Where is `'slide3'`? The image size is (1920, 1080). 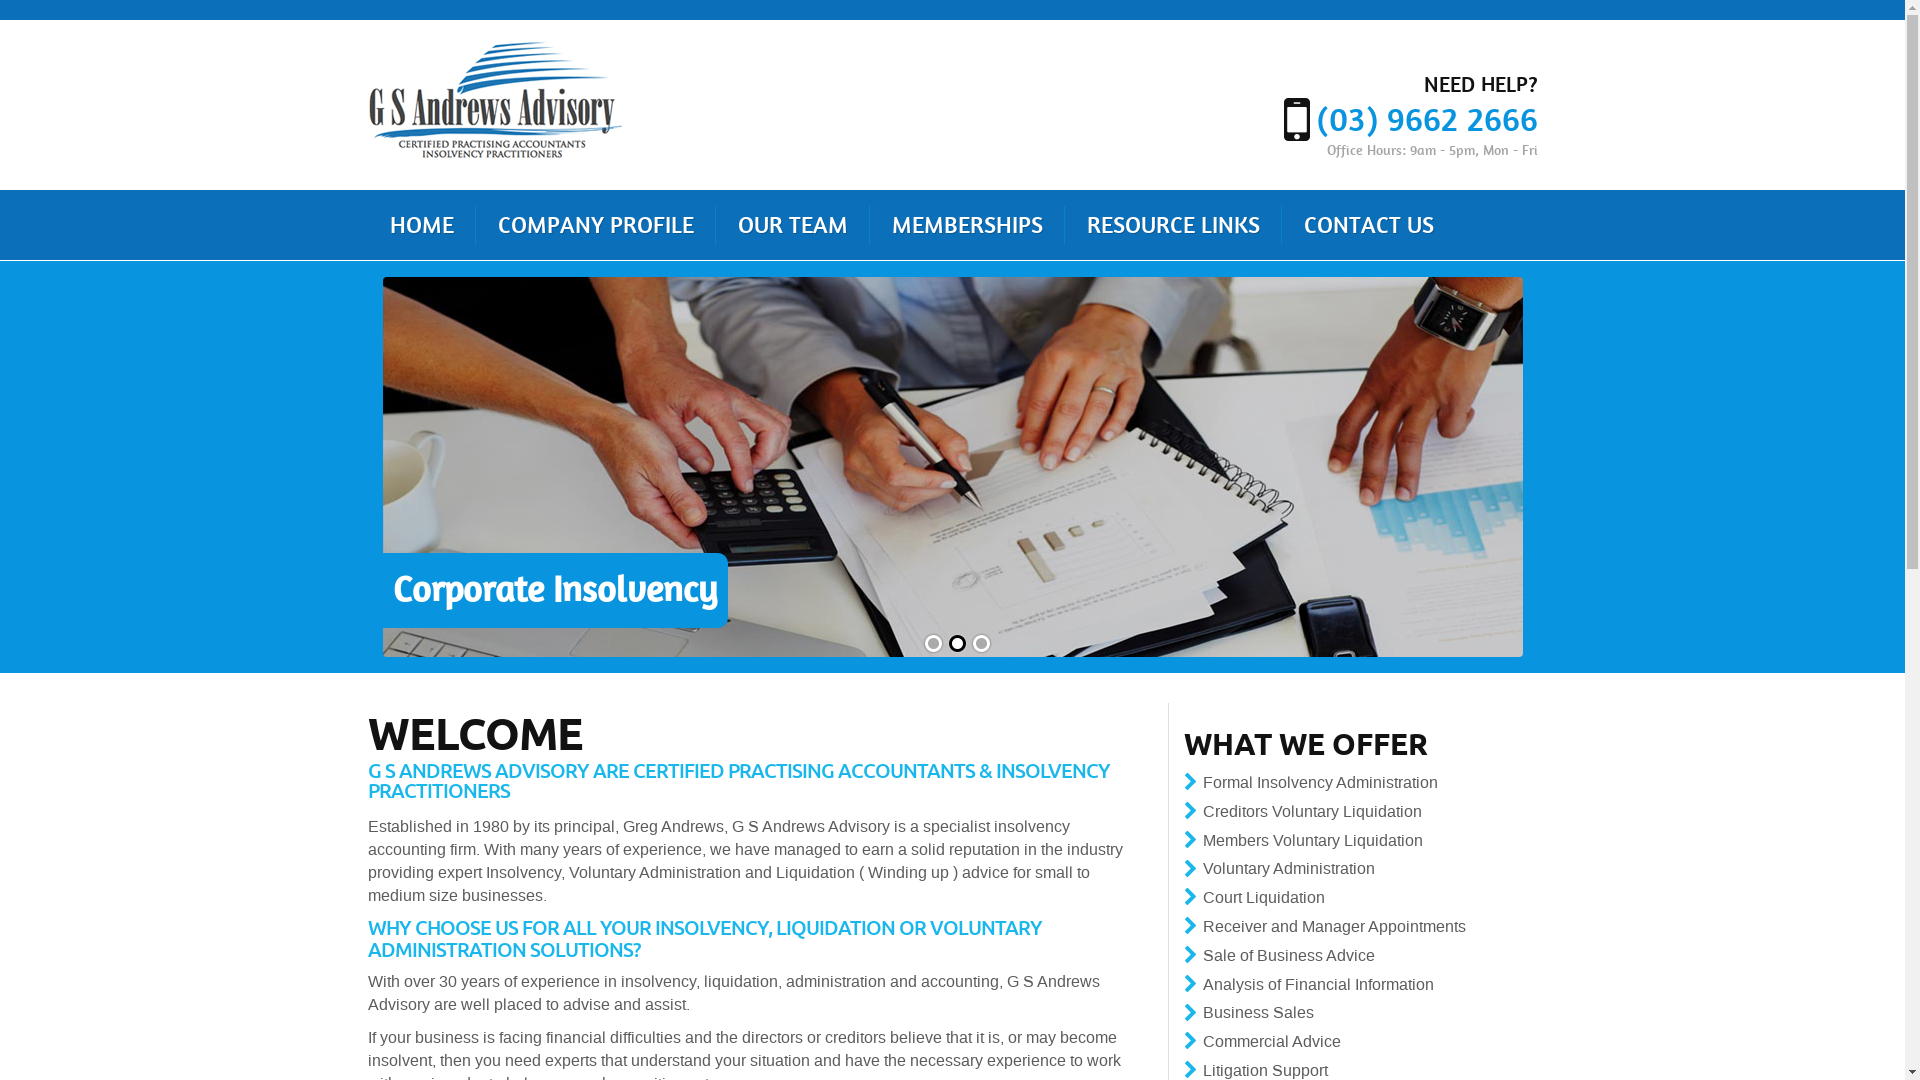
'slide3' is located at coordinates (969, 643).